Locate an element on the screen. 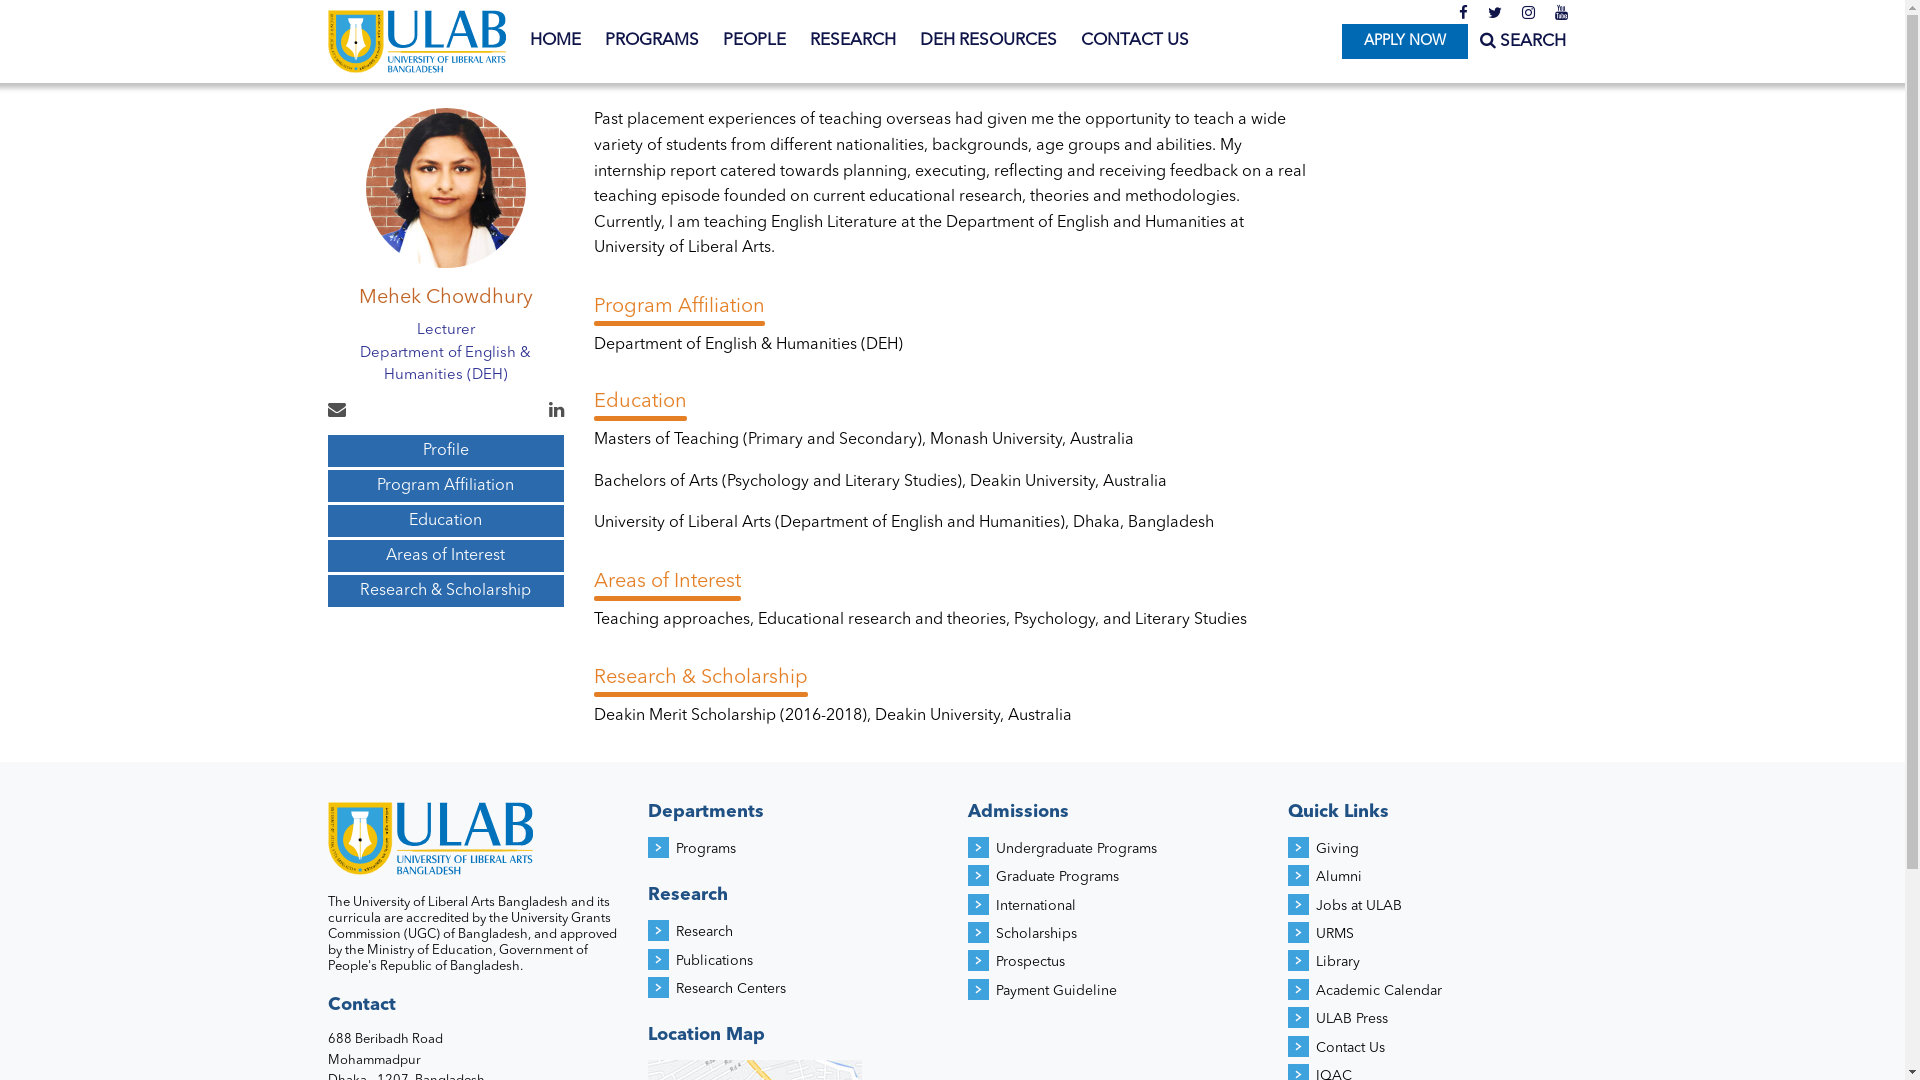 The image size is (1920, 1080). 'Undergraduate Programs' is located at coordinates (1075, 848).